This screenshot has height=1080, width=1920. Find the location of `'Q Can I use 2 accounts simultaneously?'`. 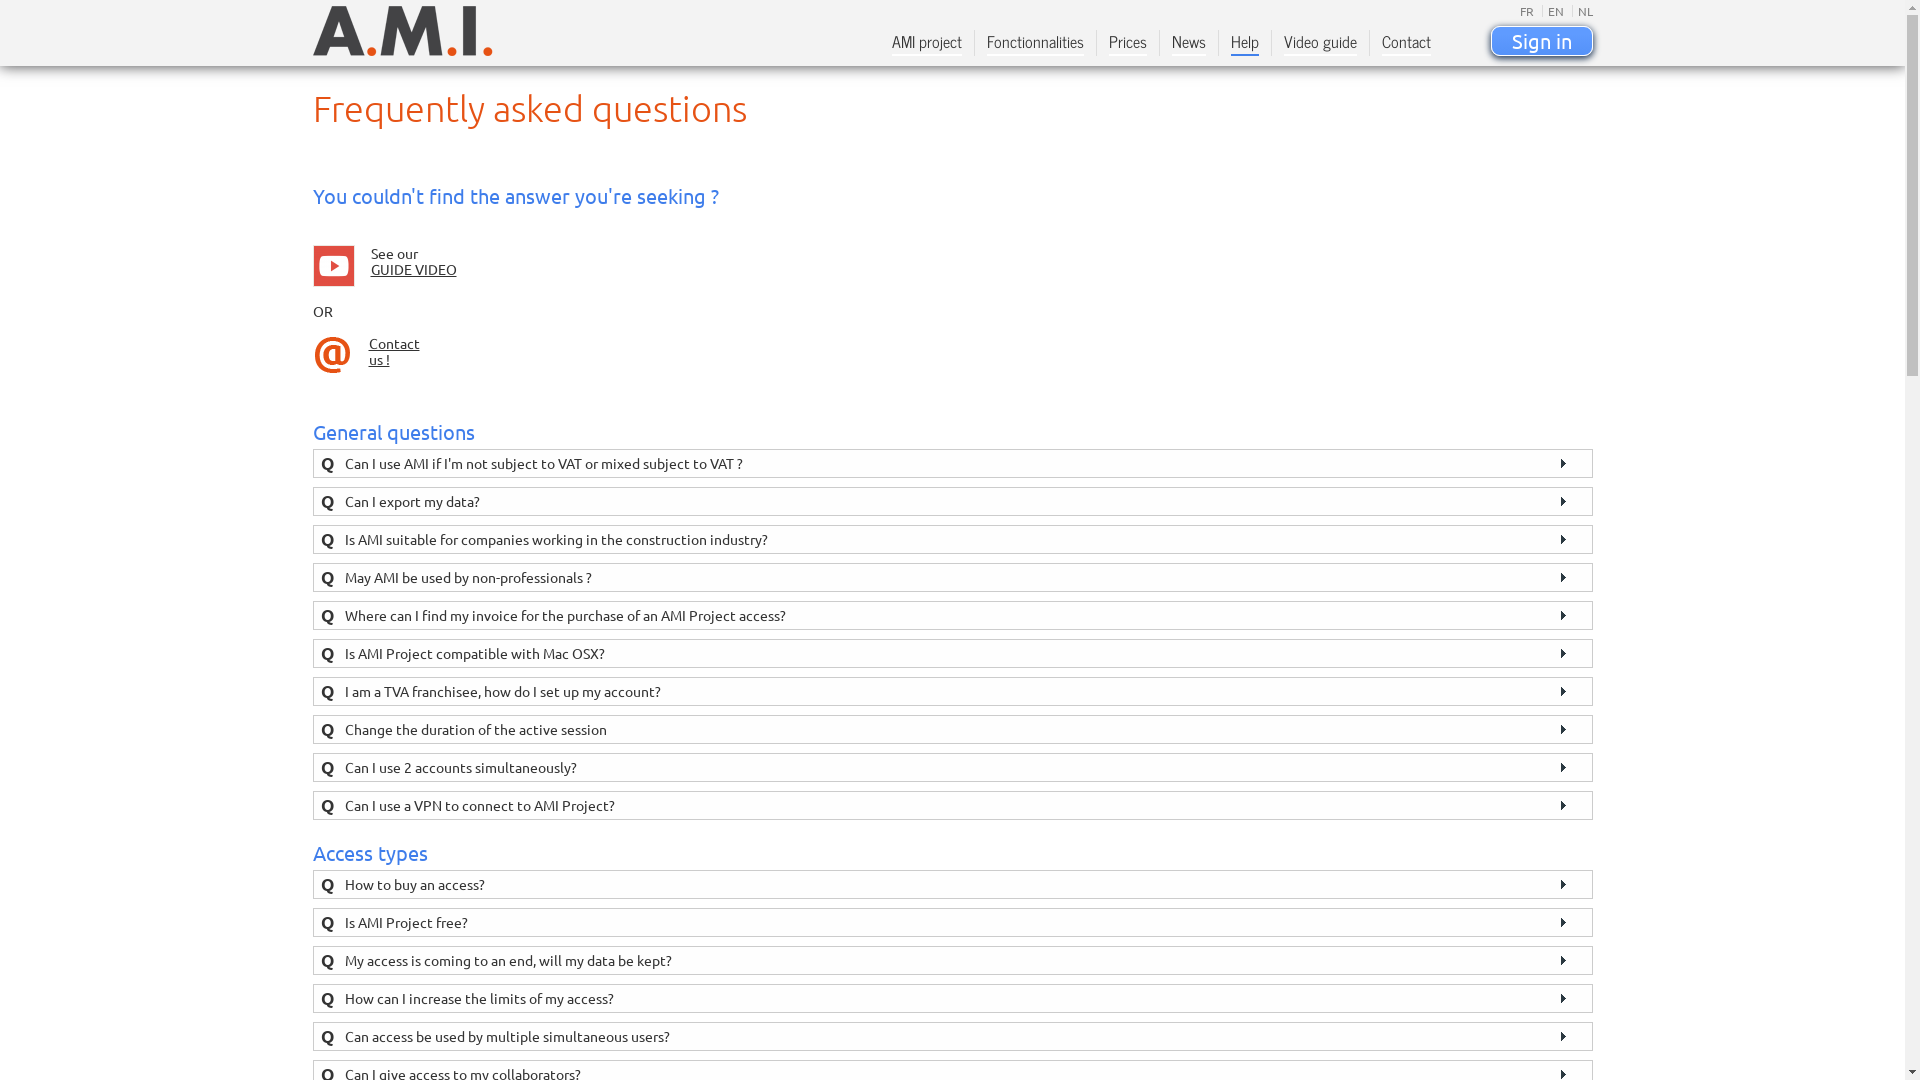

'Q Can I use 2 accounts simultaneously?' is located at coordinates (950, 766).